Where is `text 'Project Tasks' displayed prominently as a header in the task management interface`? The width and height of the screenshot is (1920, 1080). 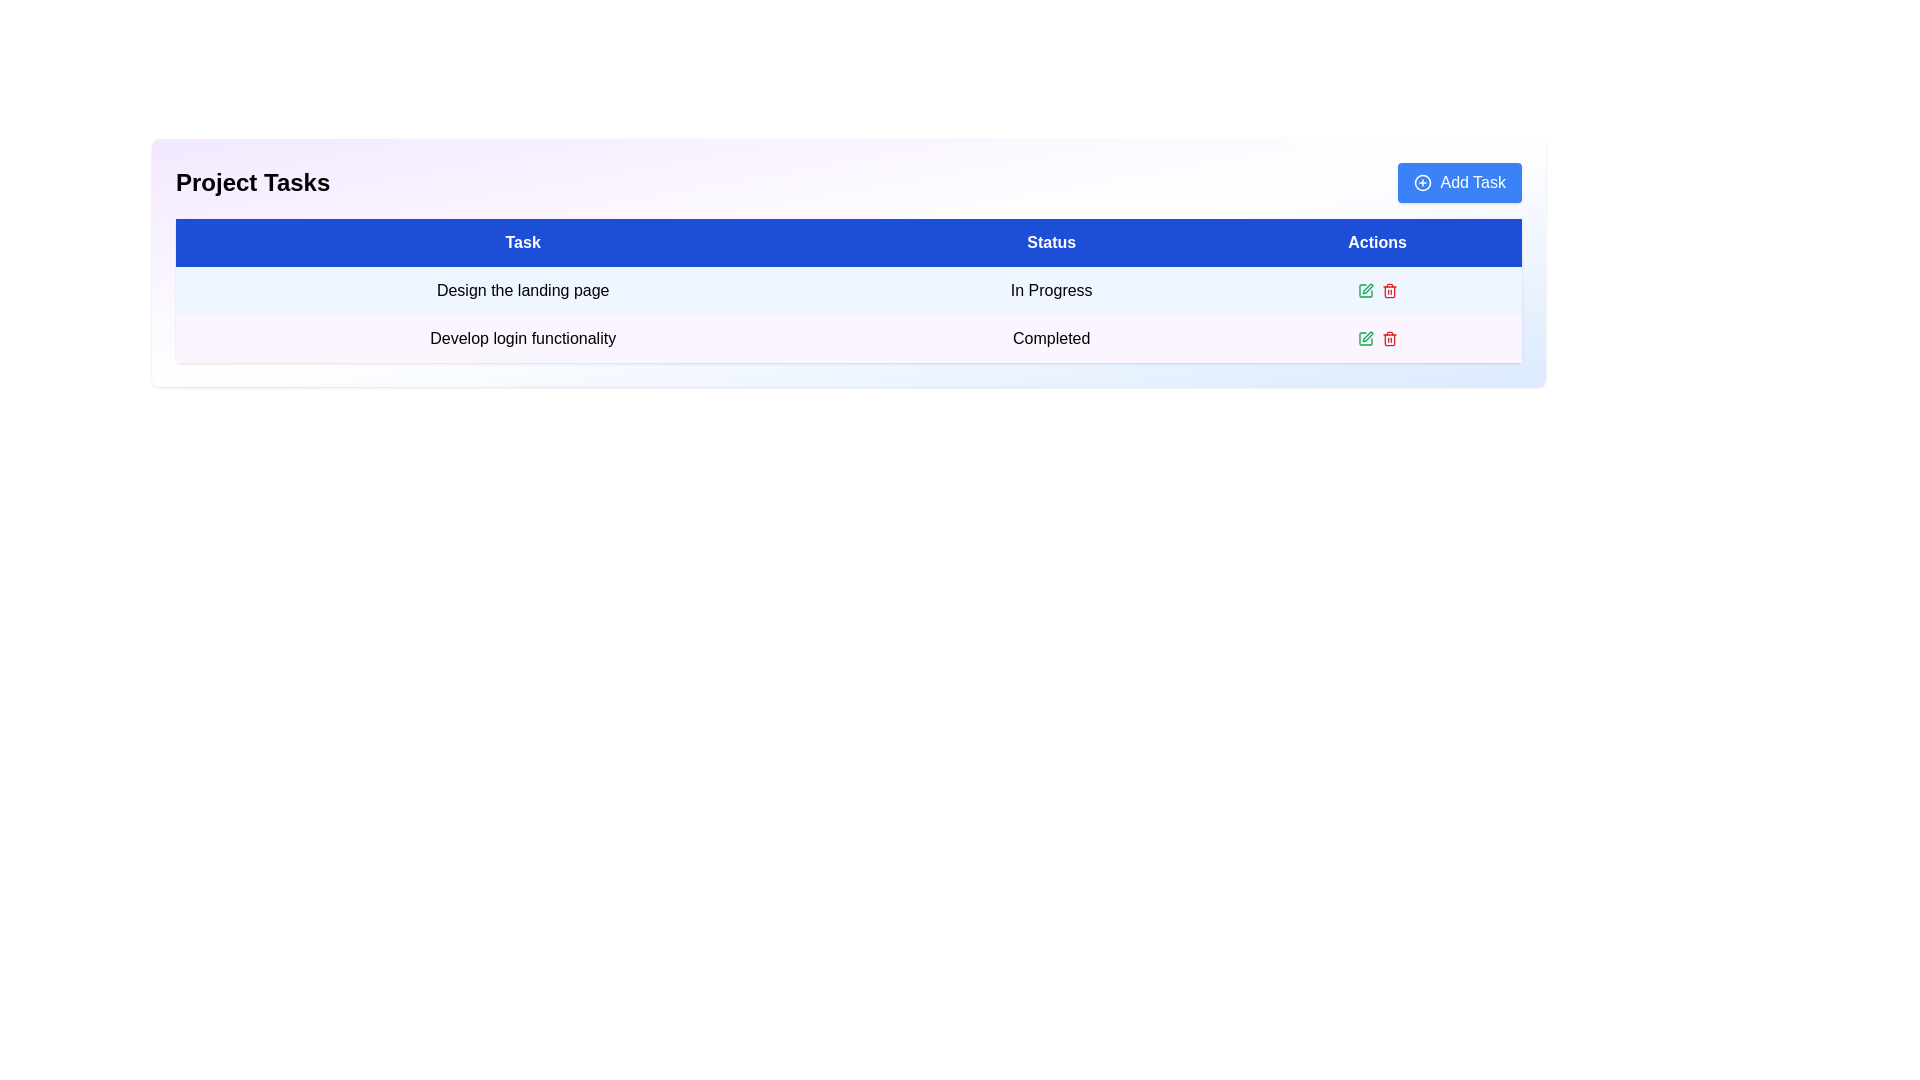 text 'Project Tasks' displayed prominently as a header in the task management interface is located at coordinates (252, 182).